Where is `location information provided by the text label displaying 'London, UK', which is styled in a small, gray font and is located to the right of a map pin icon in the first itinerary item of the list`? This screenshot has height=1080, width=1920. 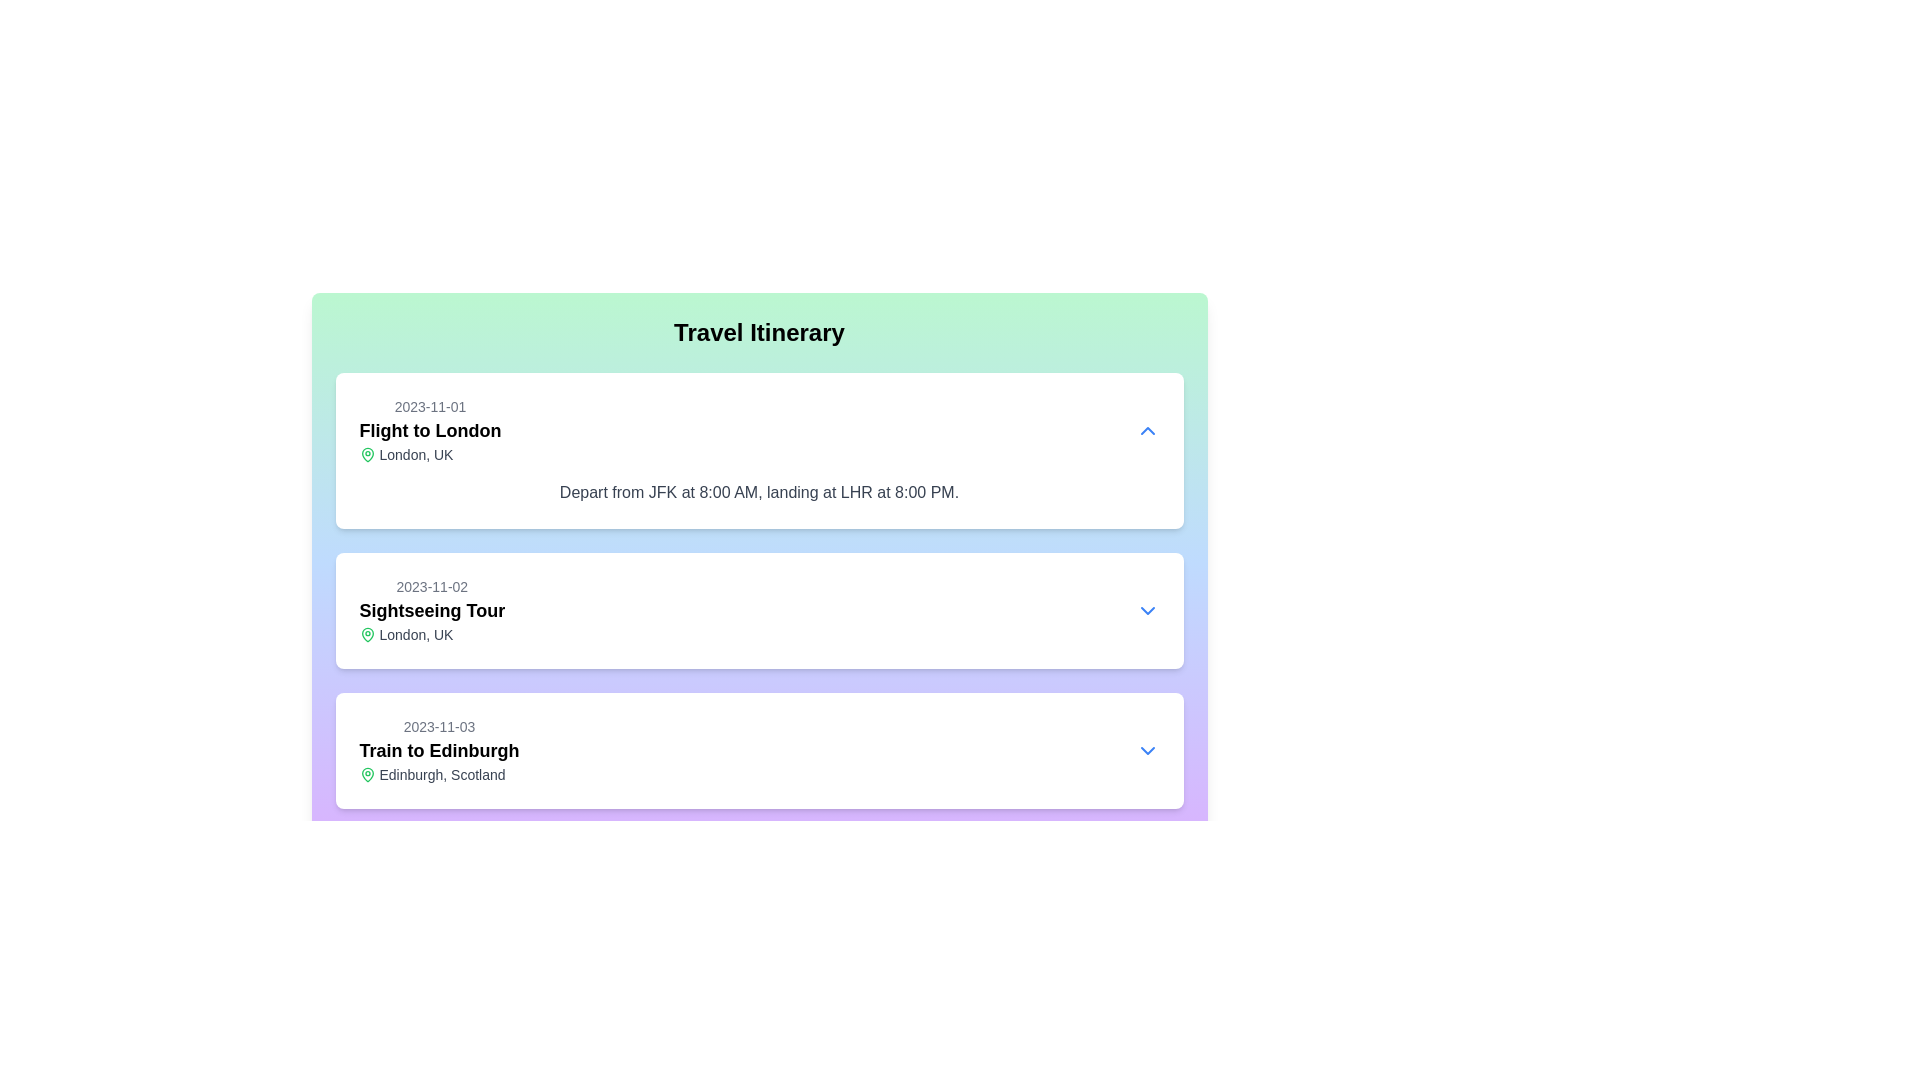 location information provided by the text label displaying 'London, UK', which is styled in a small, gray font and is located to the right of a map pin icon in the first itinerary item of the list is located at coordinates (415, 455).